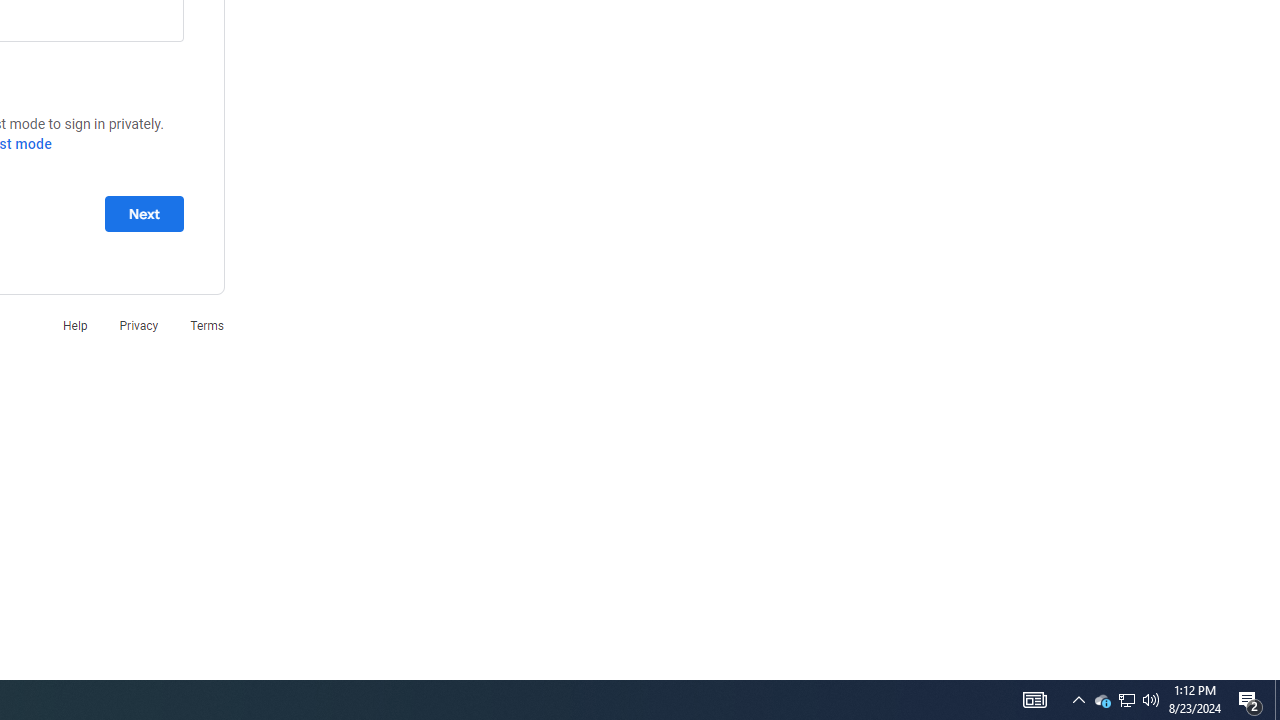  What do you see at coordinates (143, 213) in the screenshot?
I see `'Next'` at bounding box center [143, 213].